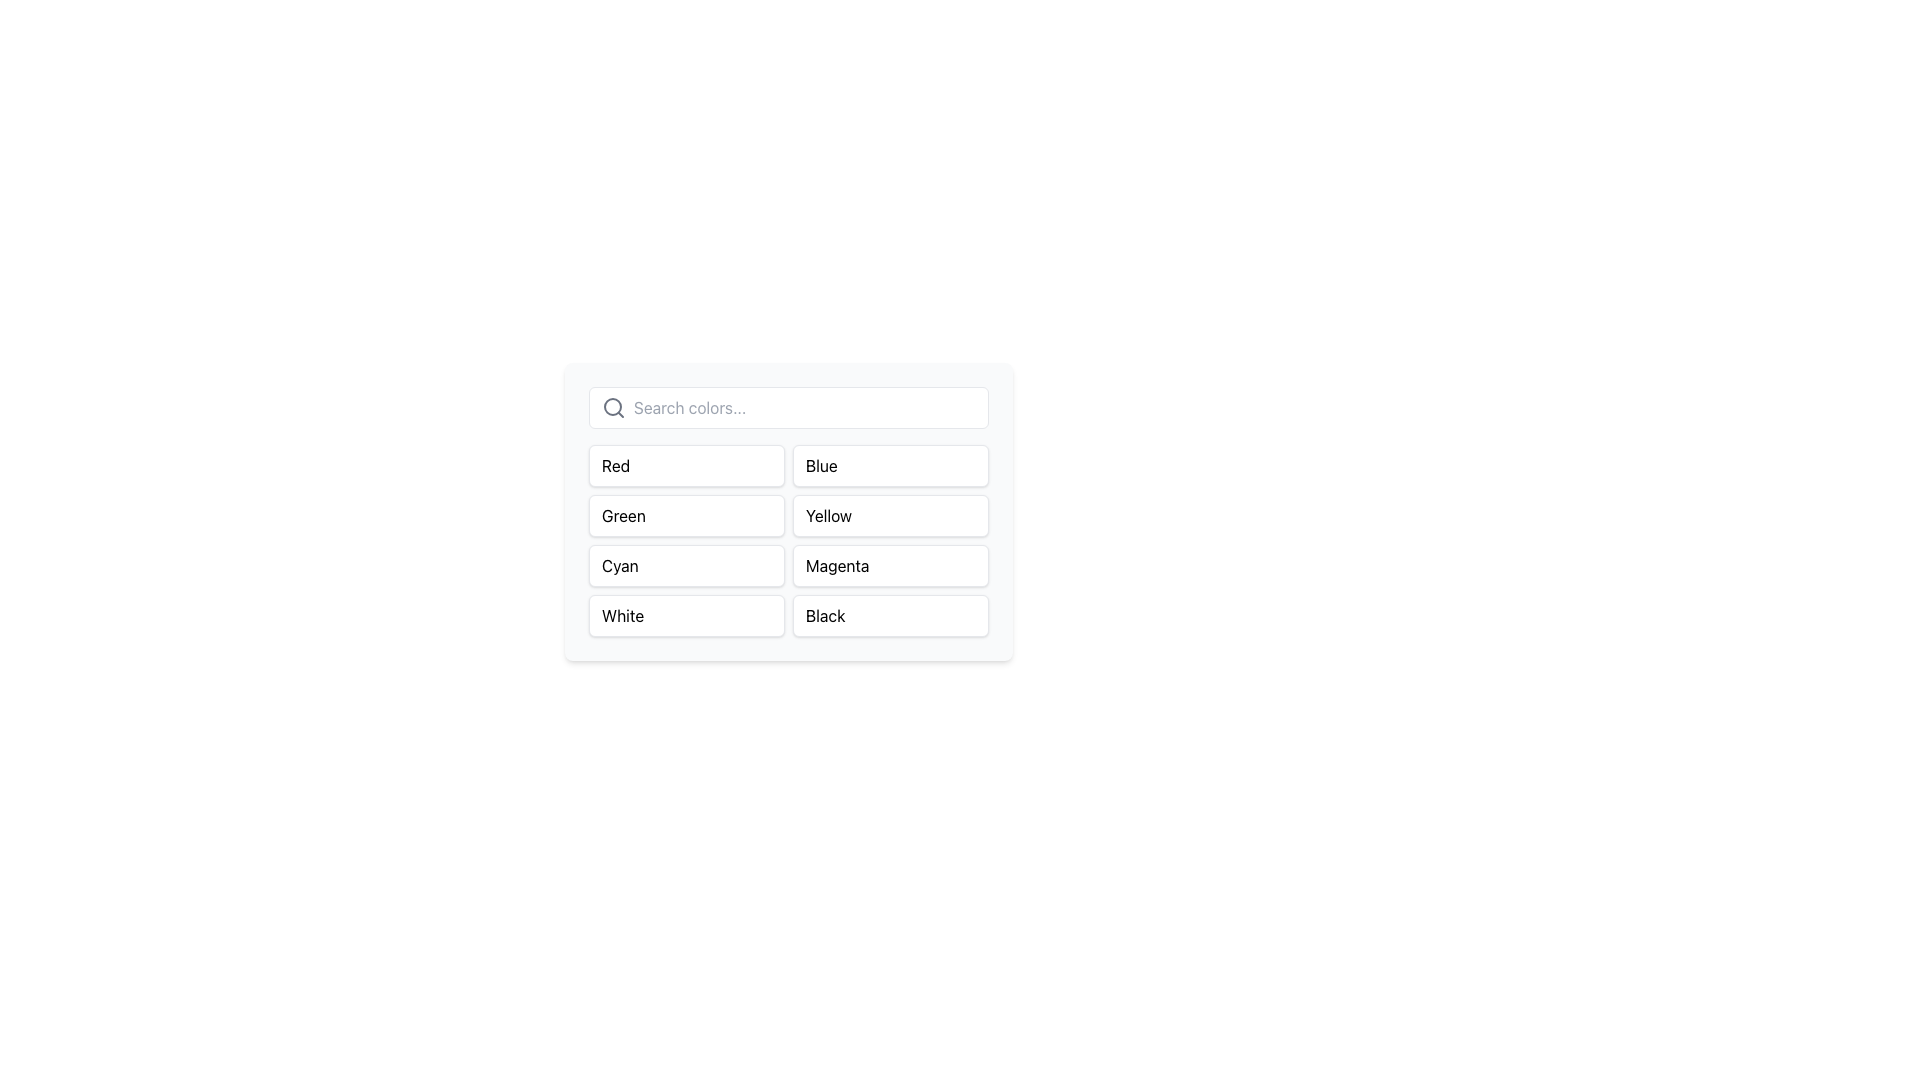 This screenshot has width=1920, height=1080. What do you see at coordinates (686, 615) in the screenshot?
I see `the 'White' button located in the bottom-left cell of the two-column grid layout` at bounding box center [686, 615].